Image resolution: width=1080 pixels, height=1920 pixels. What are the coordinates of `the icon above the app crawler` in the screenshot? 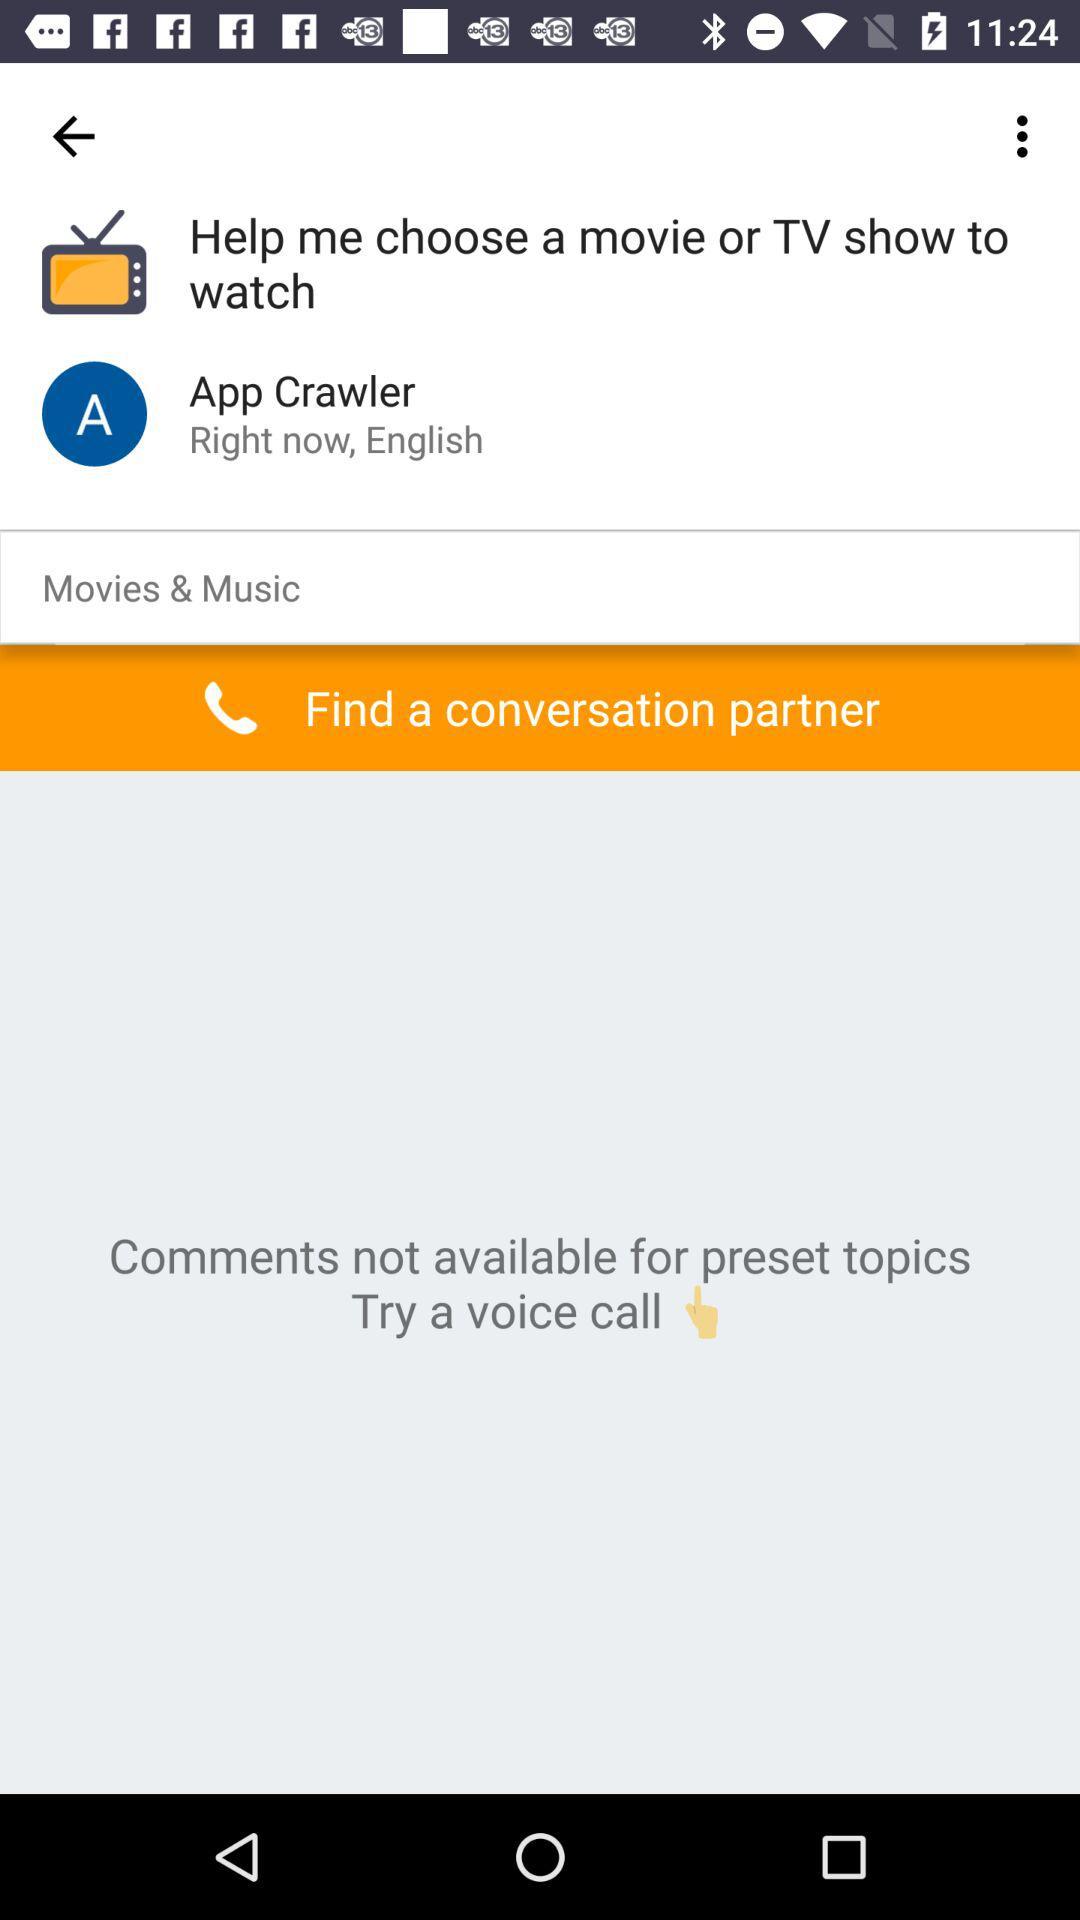 It's located at (612, 263).